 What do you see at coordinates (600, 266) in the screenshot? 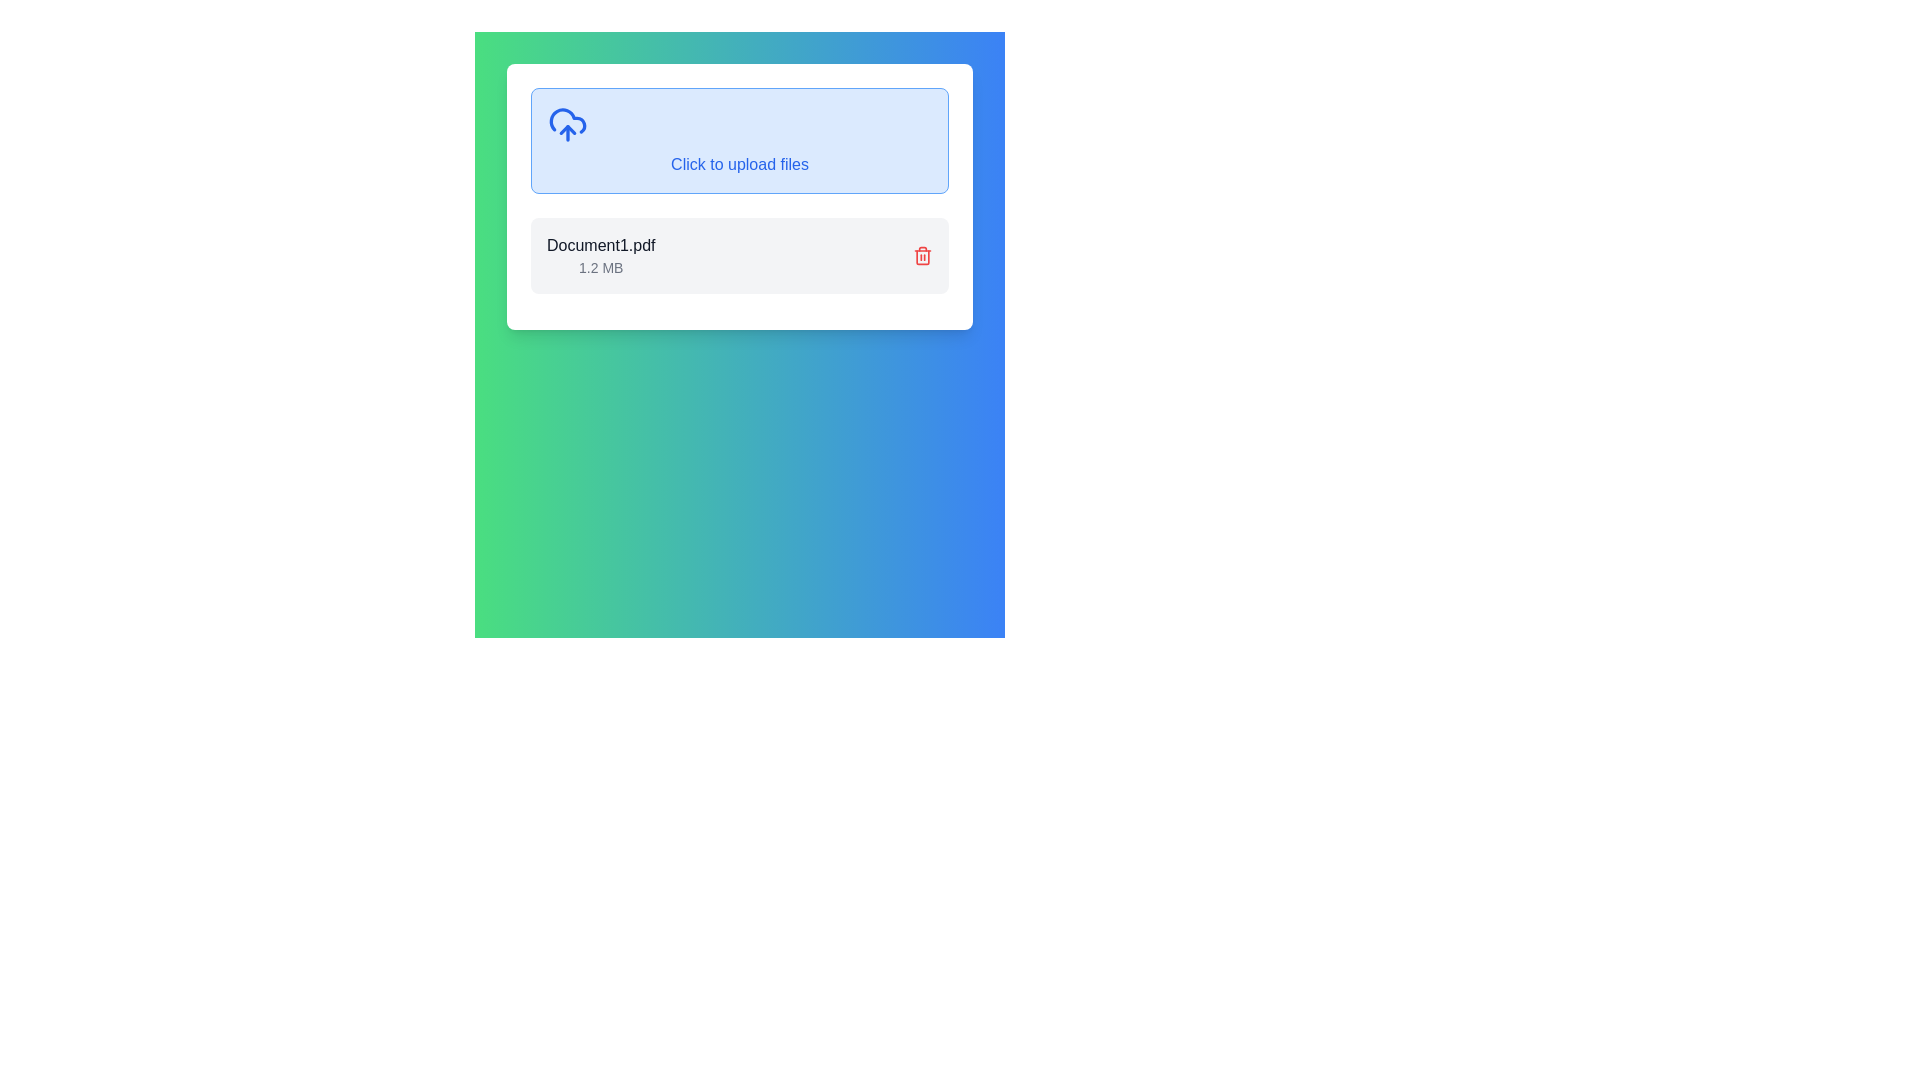
I see `the textual label displaying '1.2 MB' located below 'Document1.pdf' in the file information section` at bounding box center [600, 266].